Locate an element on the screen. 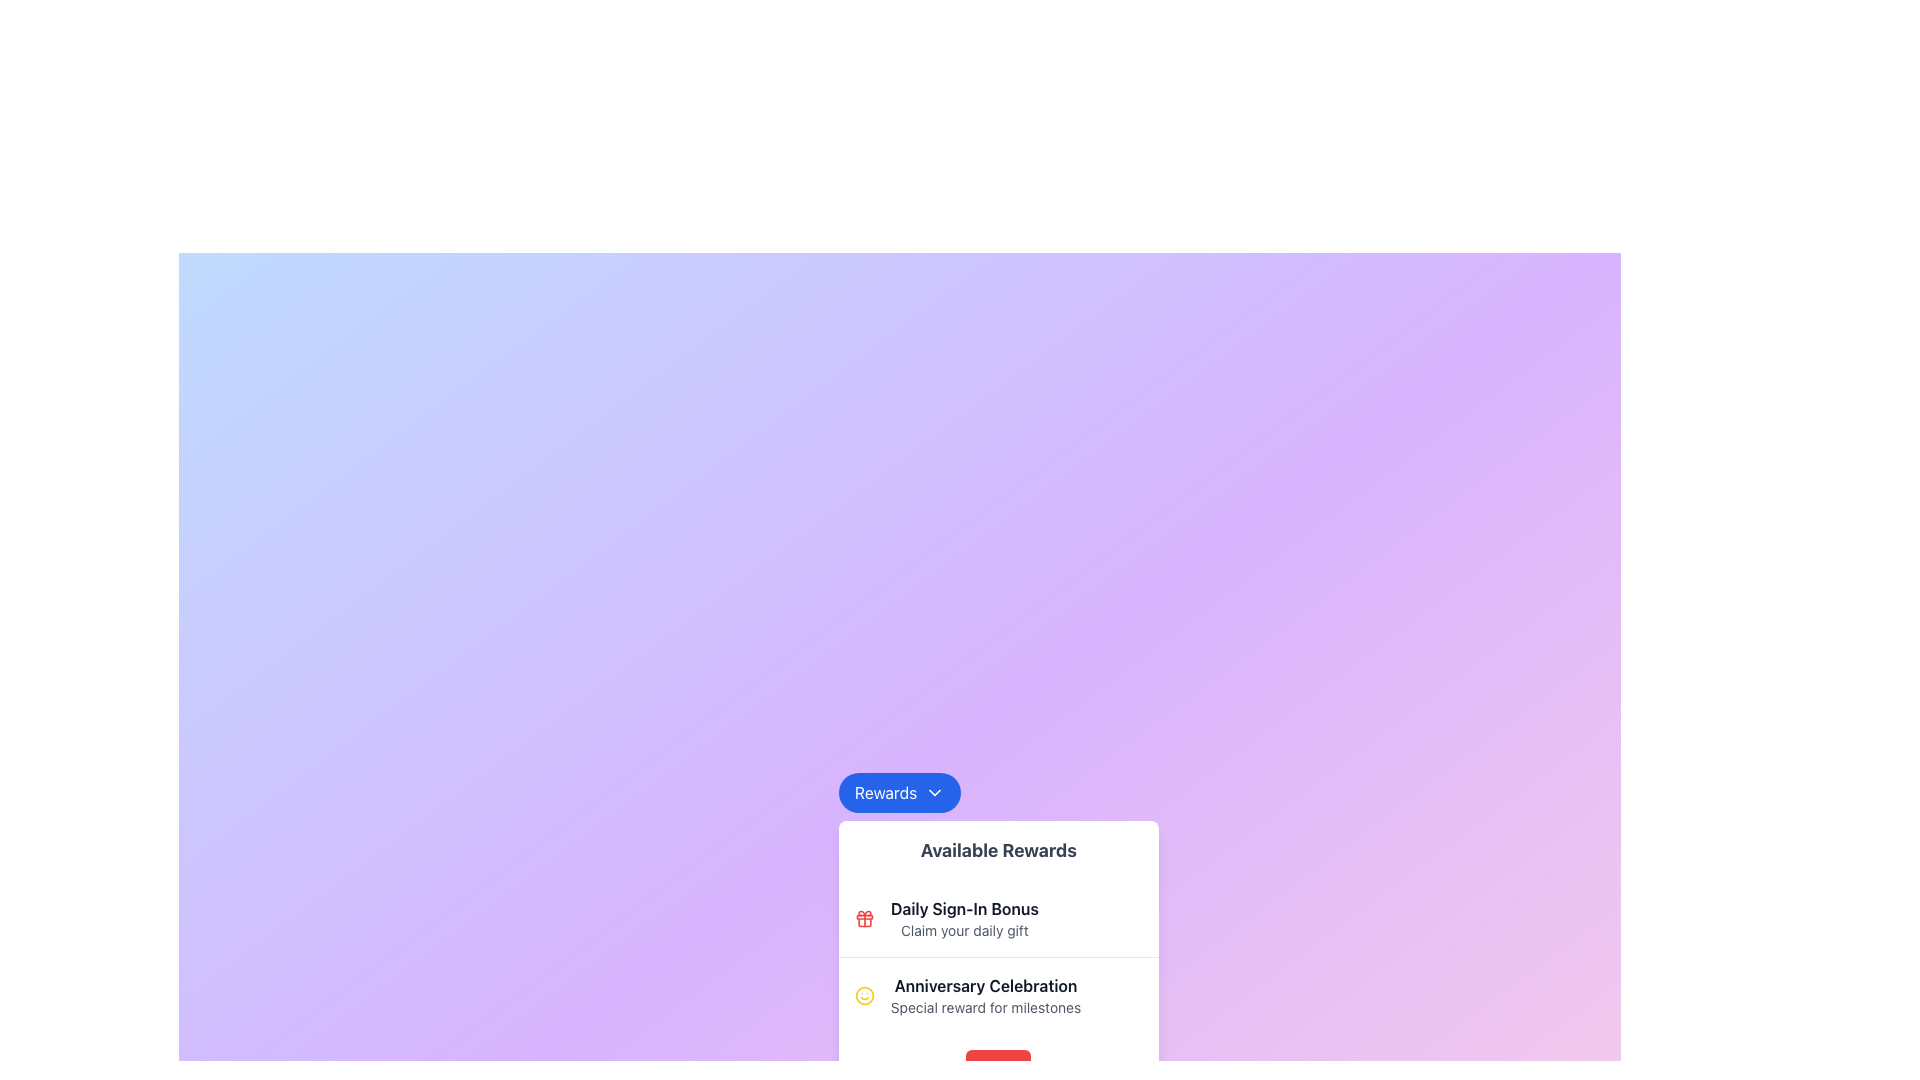 This screenshot has height=1080, width=1920. the downward-pointing arrow icon located to the right of the 'Rewards' text within a blue circular background is located at coordinates (934, 792).